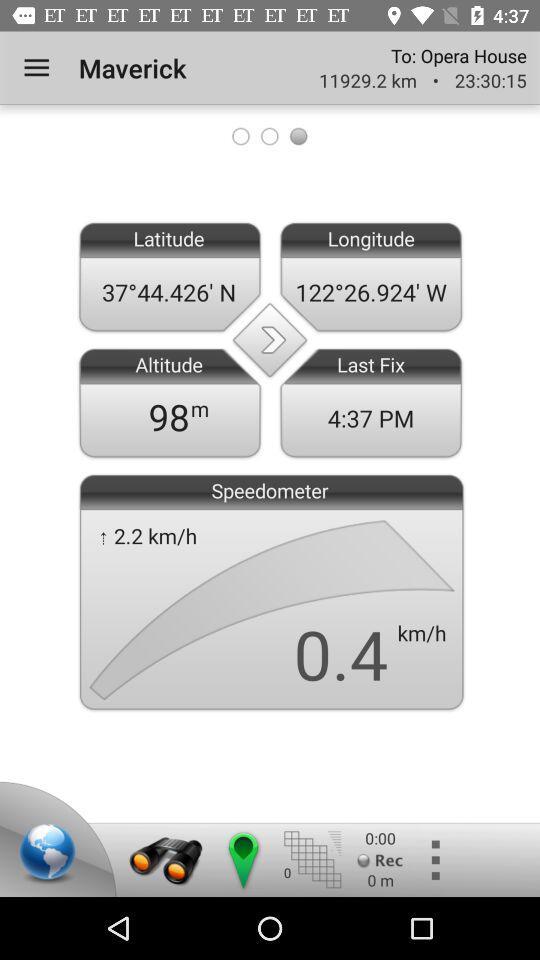 This screenshot has width=540, height=960. Describe the element at coordinates (312, 859) in the screenshot. I see `meshing option` at that location.